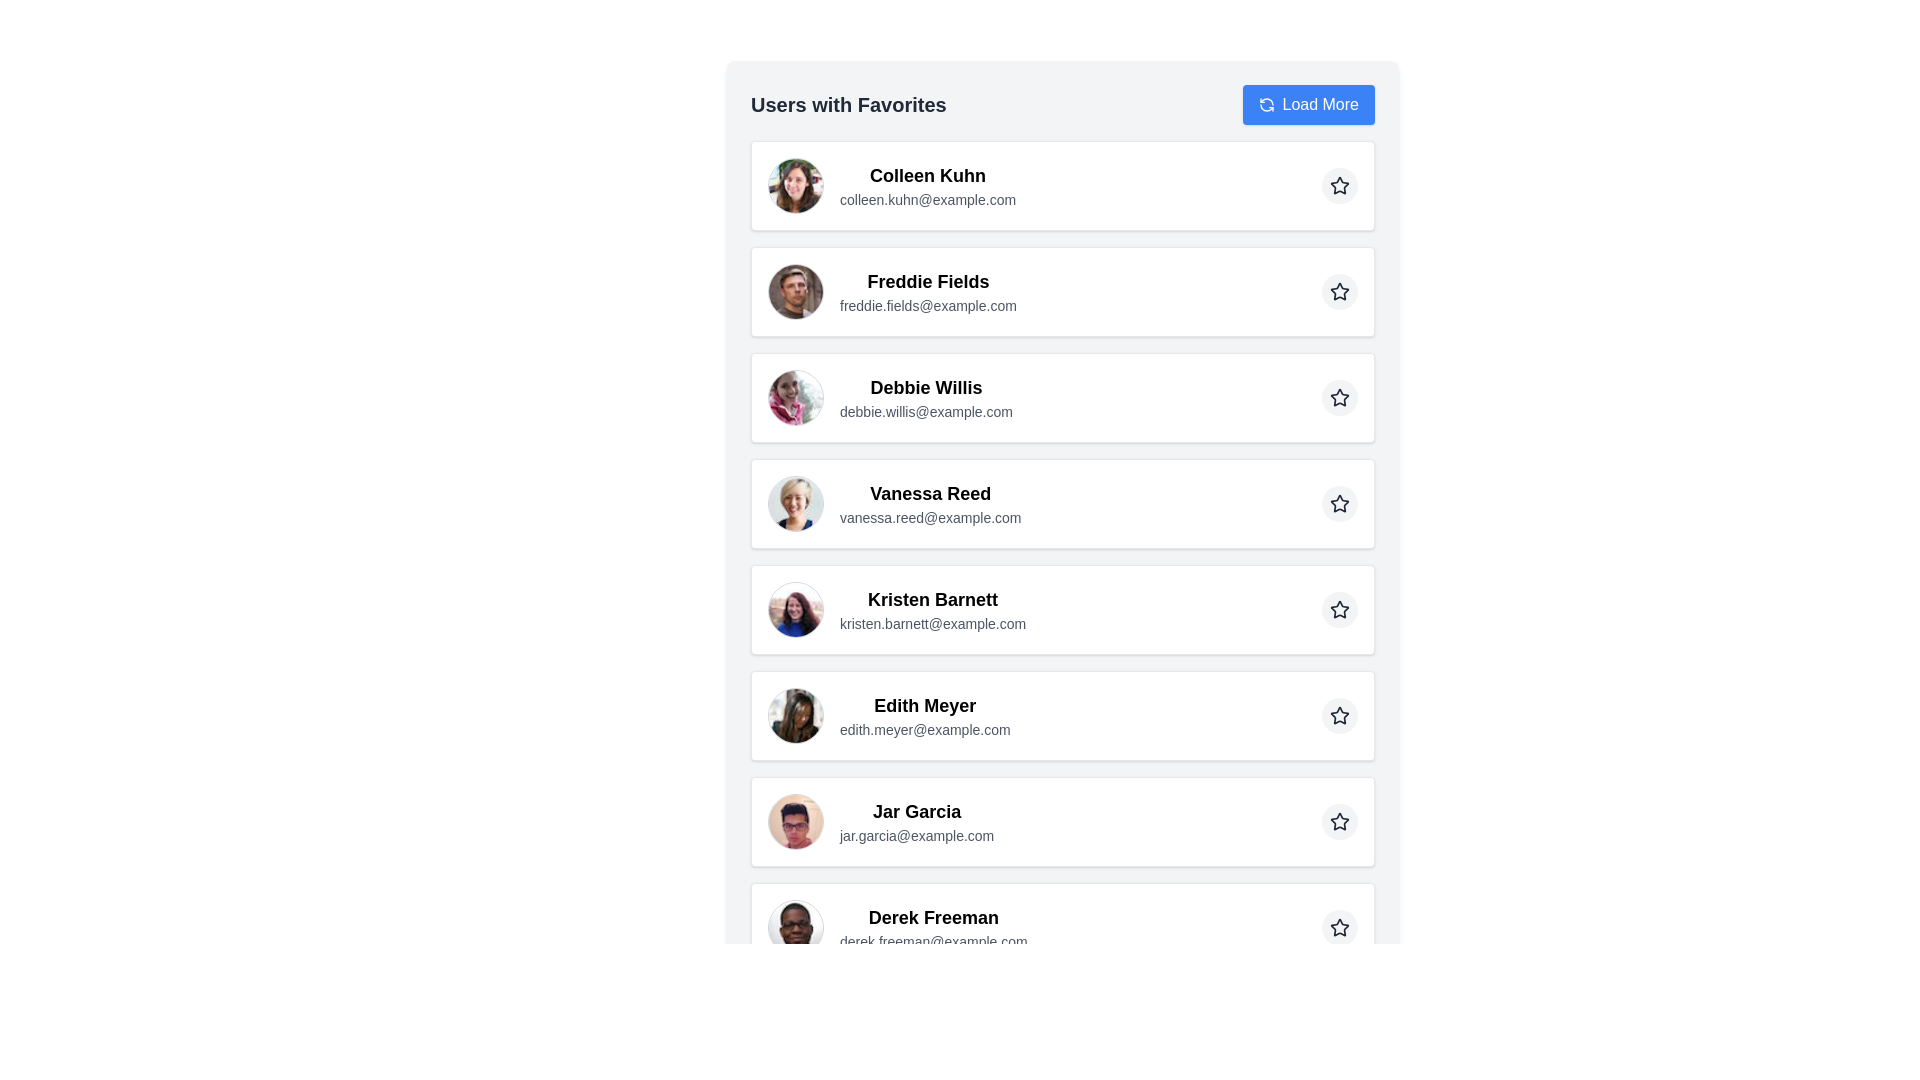 This screenshot has width=1920, height=1080. Describe the element at coordinates (932, 918) in the screenshot. I see `the text label displaying the name 'Derek Freeman', which is located at the bottom of the list, to help users identify the individual` at that location.